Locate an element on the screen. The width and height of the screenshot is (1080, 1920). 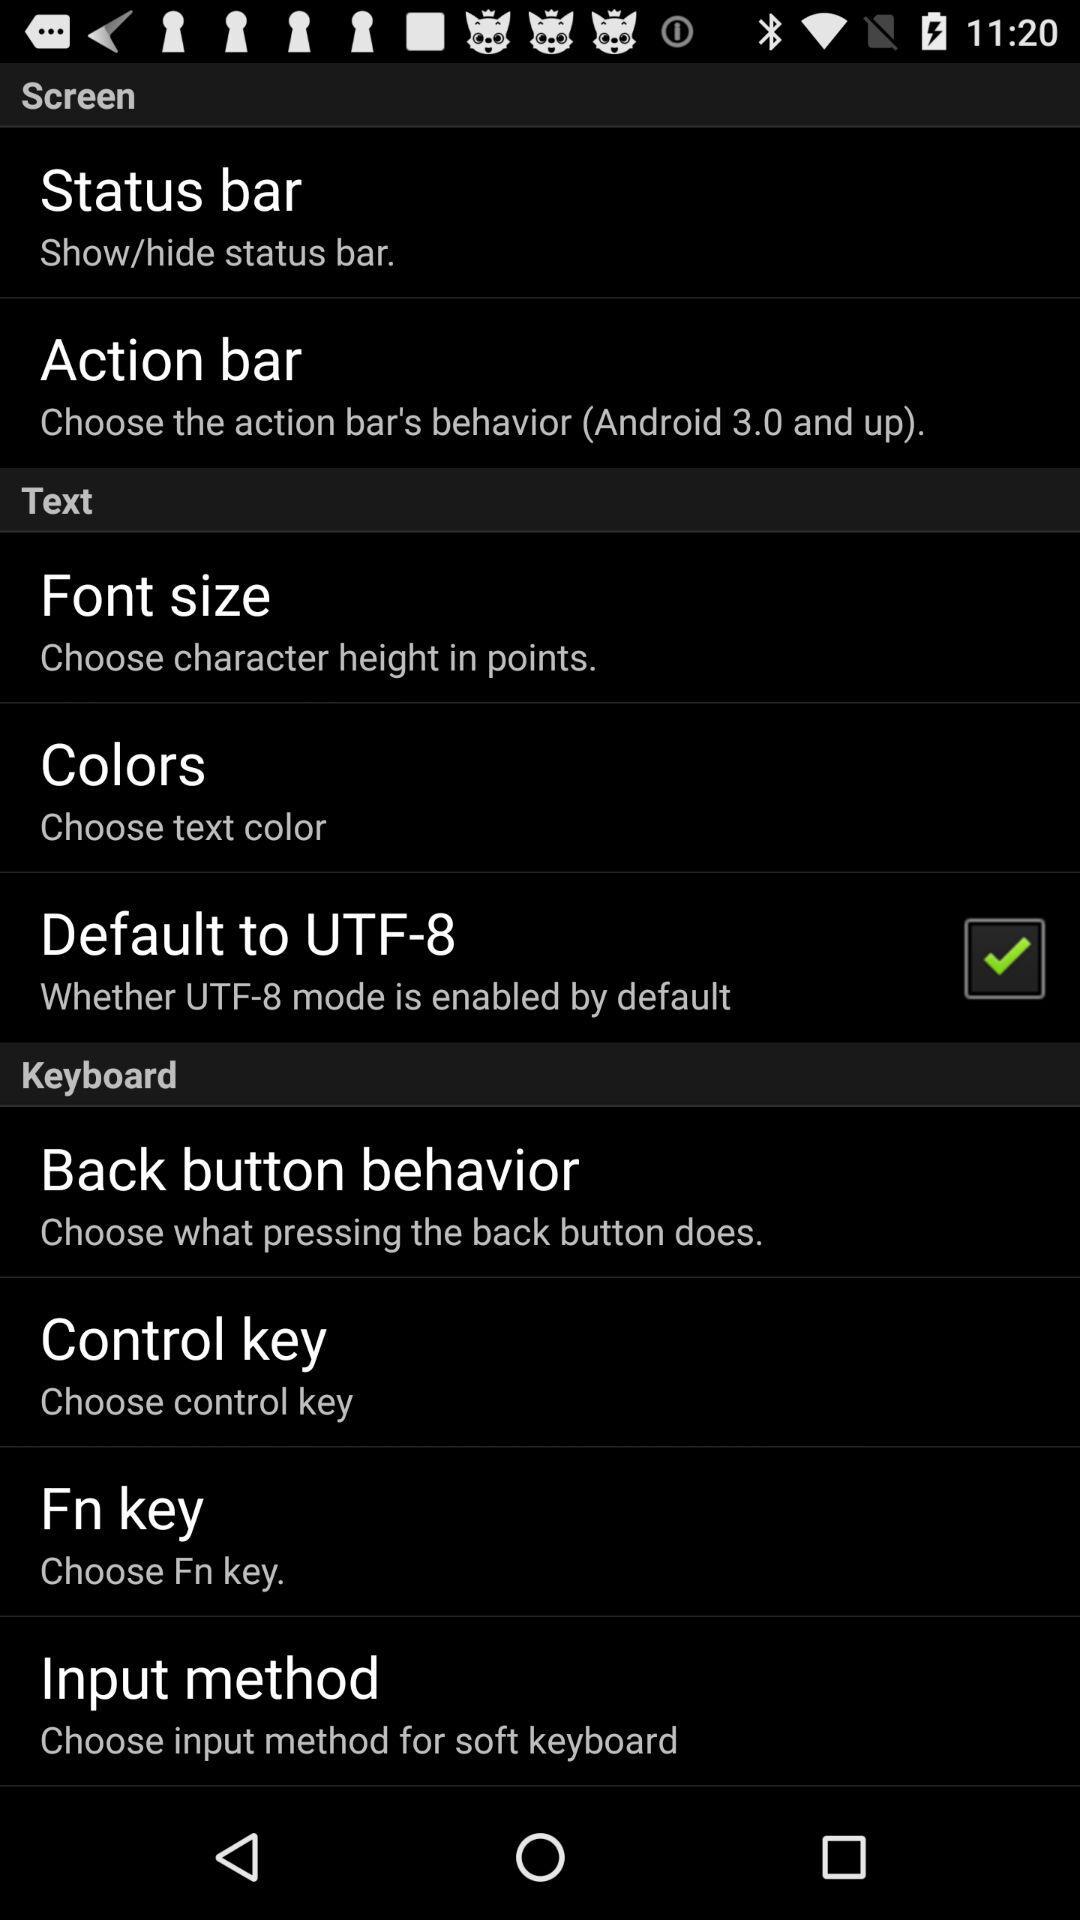
the choose text color is located at coordinates (183, 825).